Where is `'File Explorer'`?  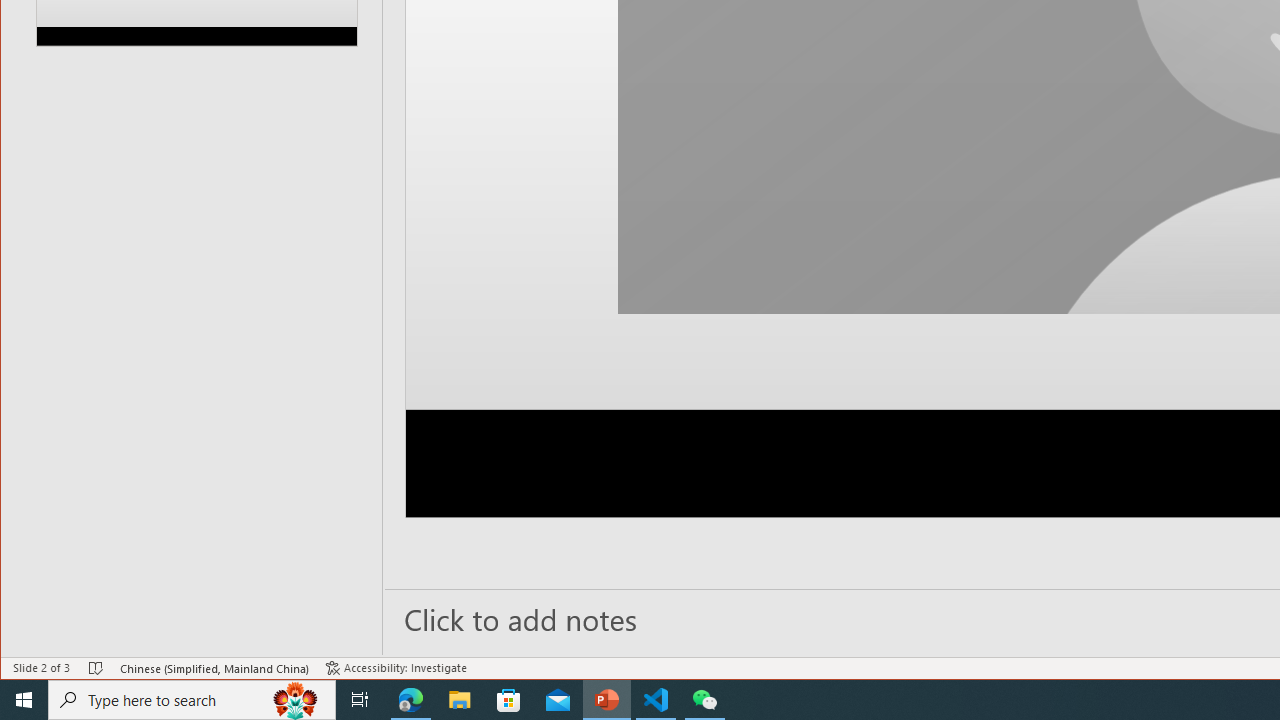
'File Explorer' is located at coordinates (459, 698).